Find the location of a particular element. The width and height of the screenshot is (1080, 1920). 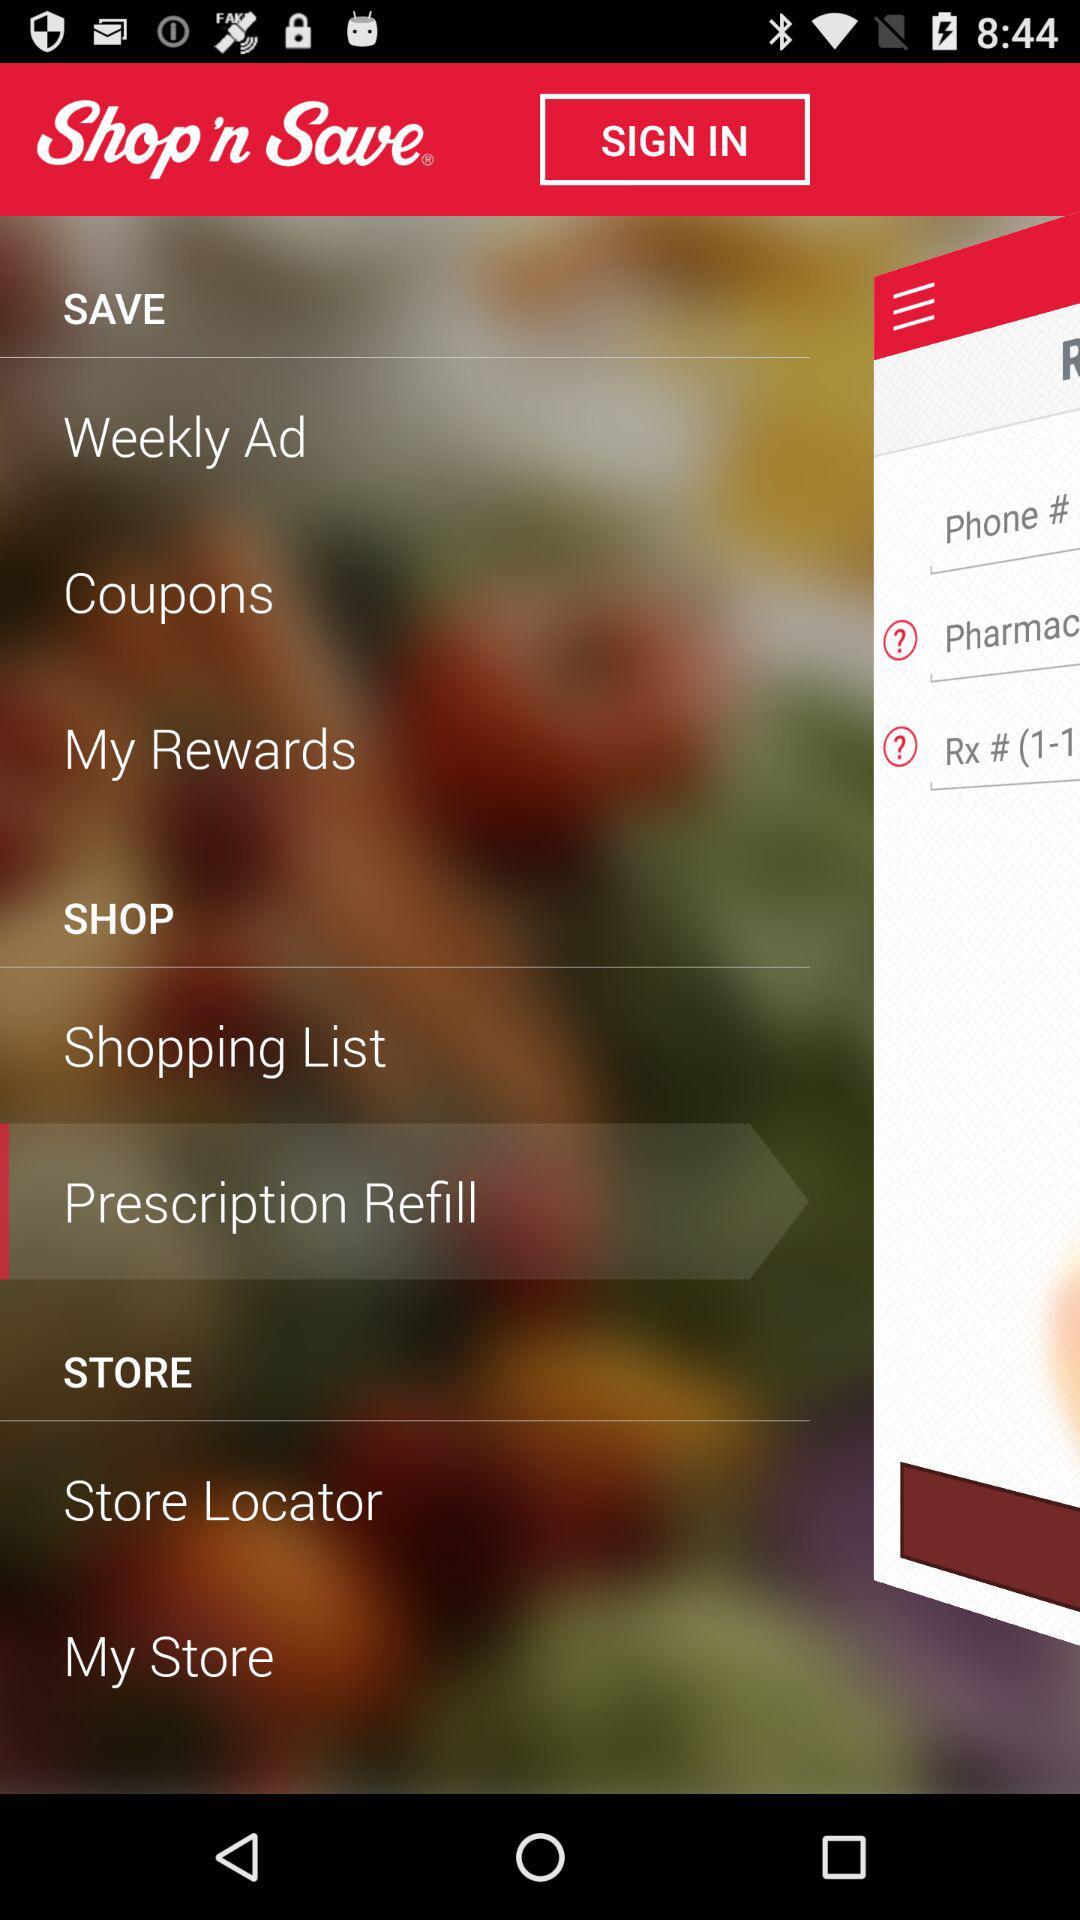

sign in button is located at coordinates (675, 138).